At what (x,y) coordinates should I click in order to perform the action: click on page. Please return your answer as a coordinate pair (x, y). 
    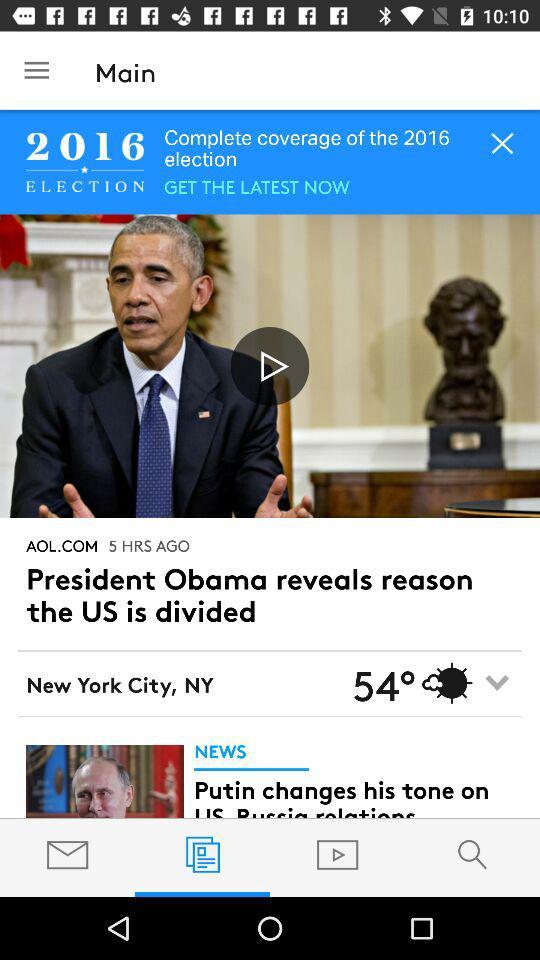
    Looking at the image, I should click on (270, 365).